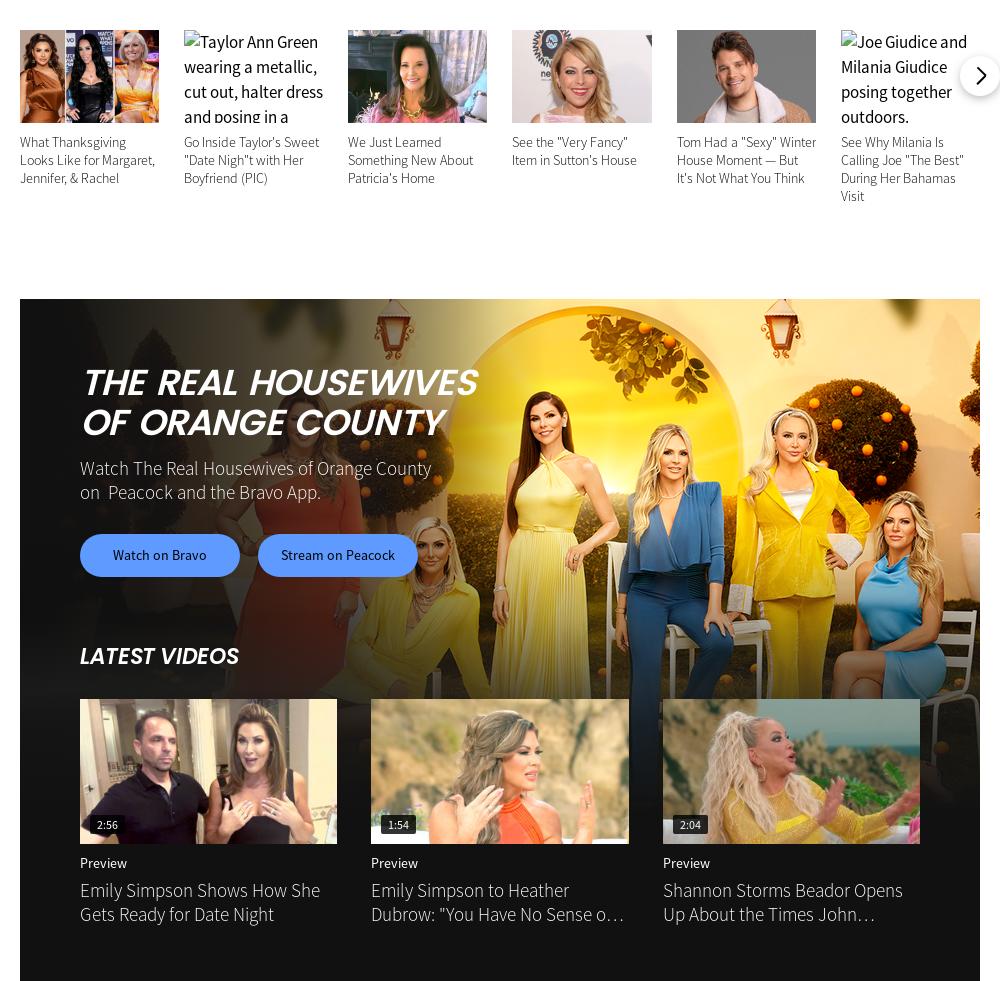 Image resolution: width=1000 pixels, height=981 pixels. Describe the element at coordinates (337, 554) in the screenshot. I see `'Stream on Peacock'` at that location.